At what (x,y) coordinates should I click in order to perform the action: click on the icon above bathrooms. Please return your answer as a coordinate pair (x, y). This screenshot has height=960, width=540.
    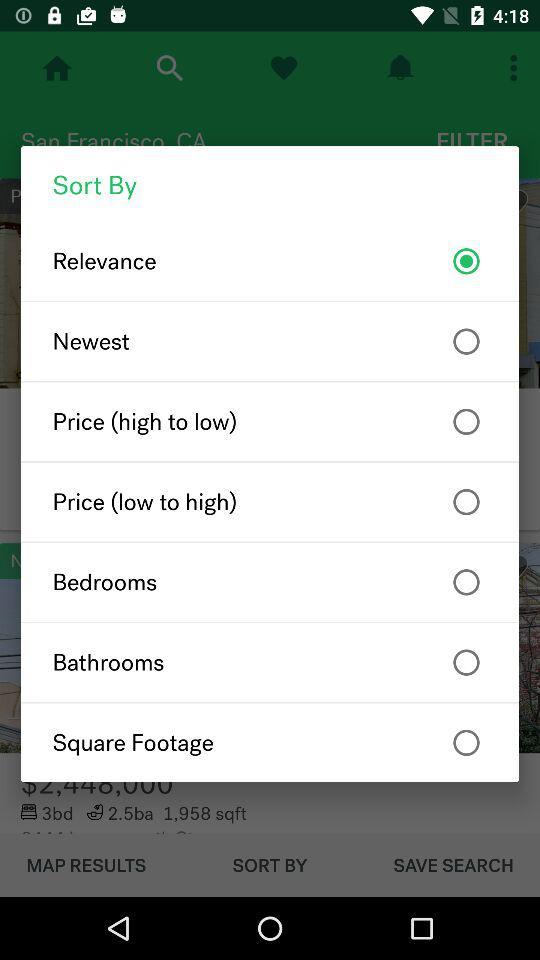
    Looking at the image, I should click on (270, 582).